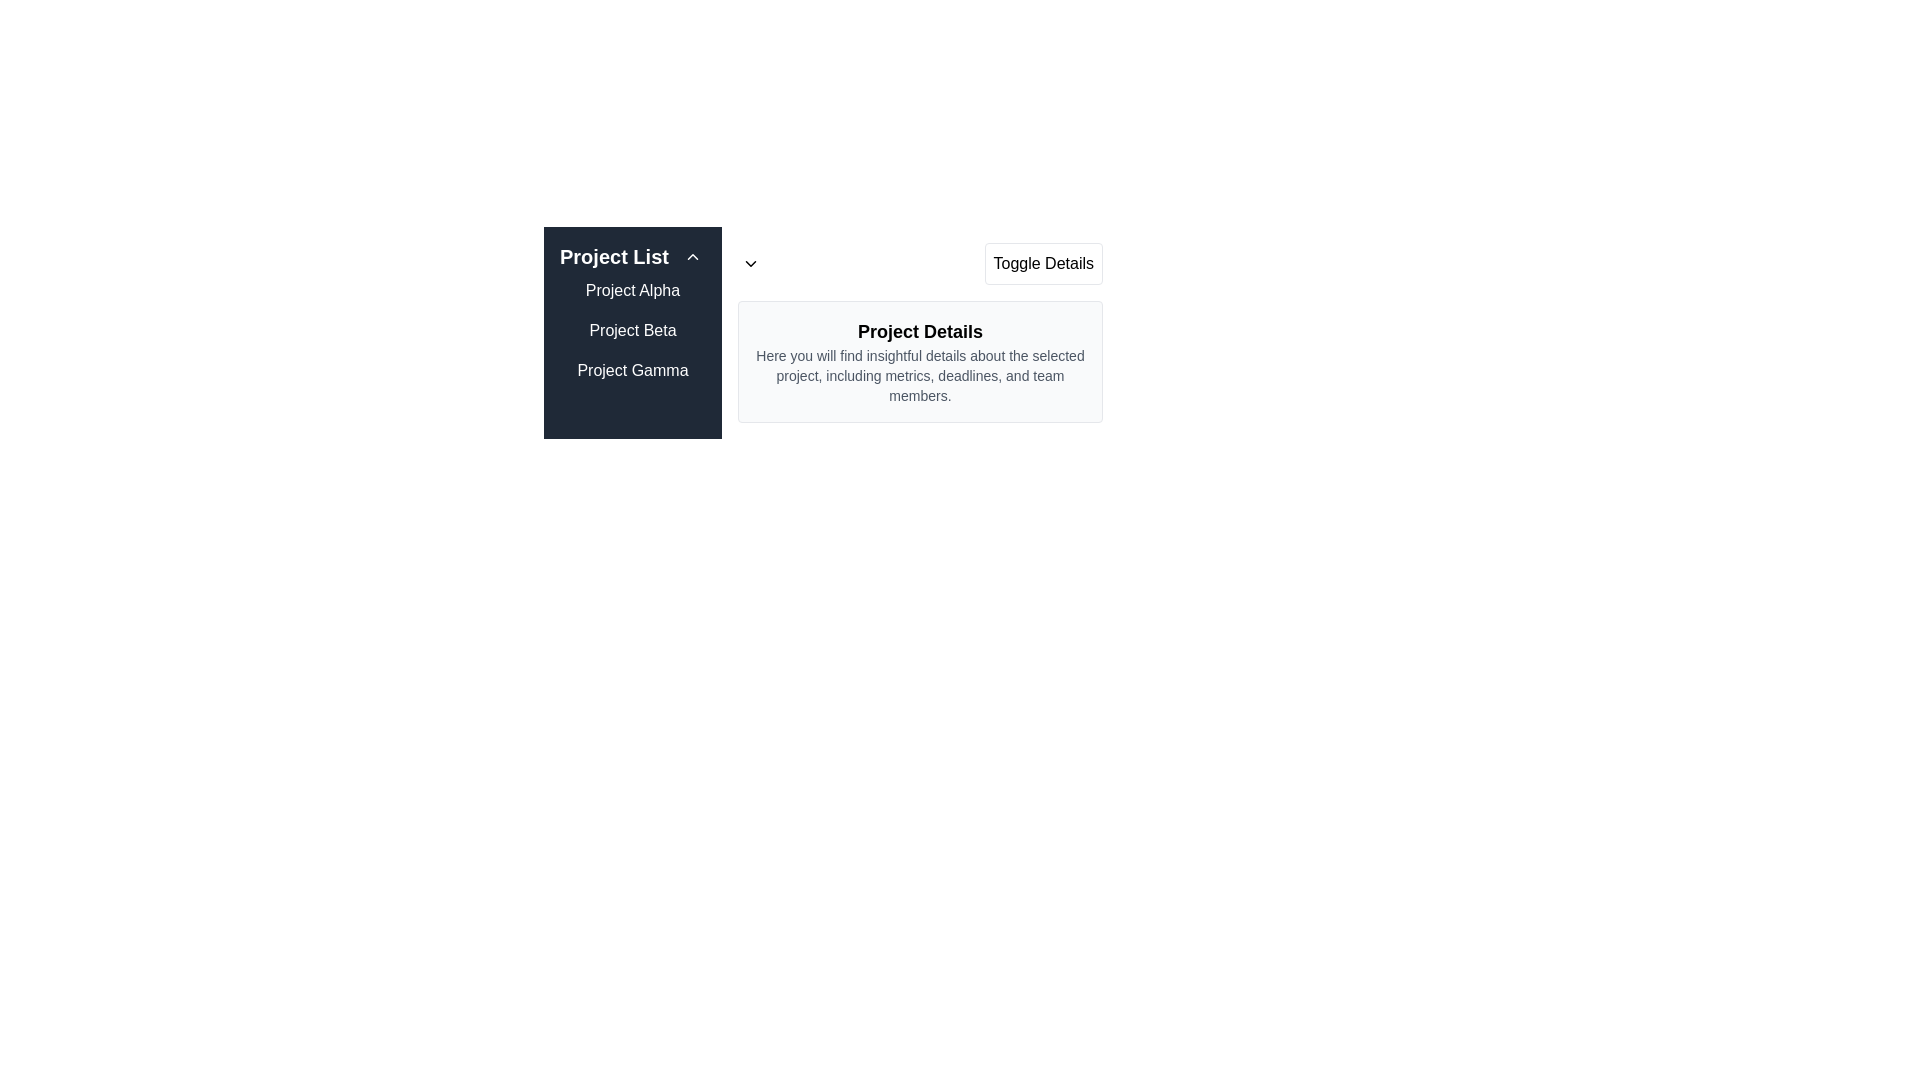  What do you see at coordinates (632, 256) in the screenshot?
I see `the Header element at the top of the sidebar` at bounding box center [632, 256].